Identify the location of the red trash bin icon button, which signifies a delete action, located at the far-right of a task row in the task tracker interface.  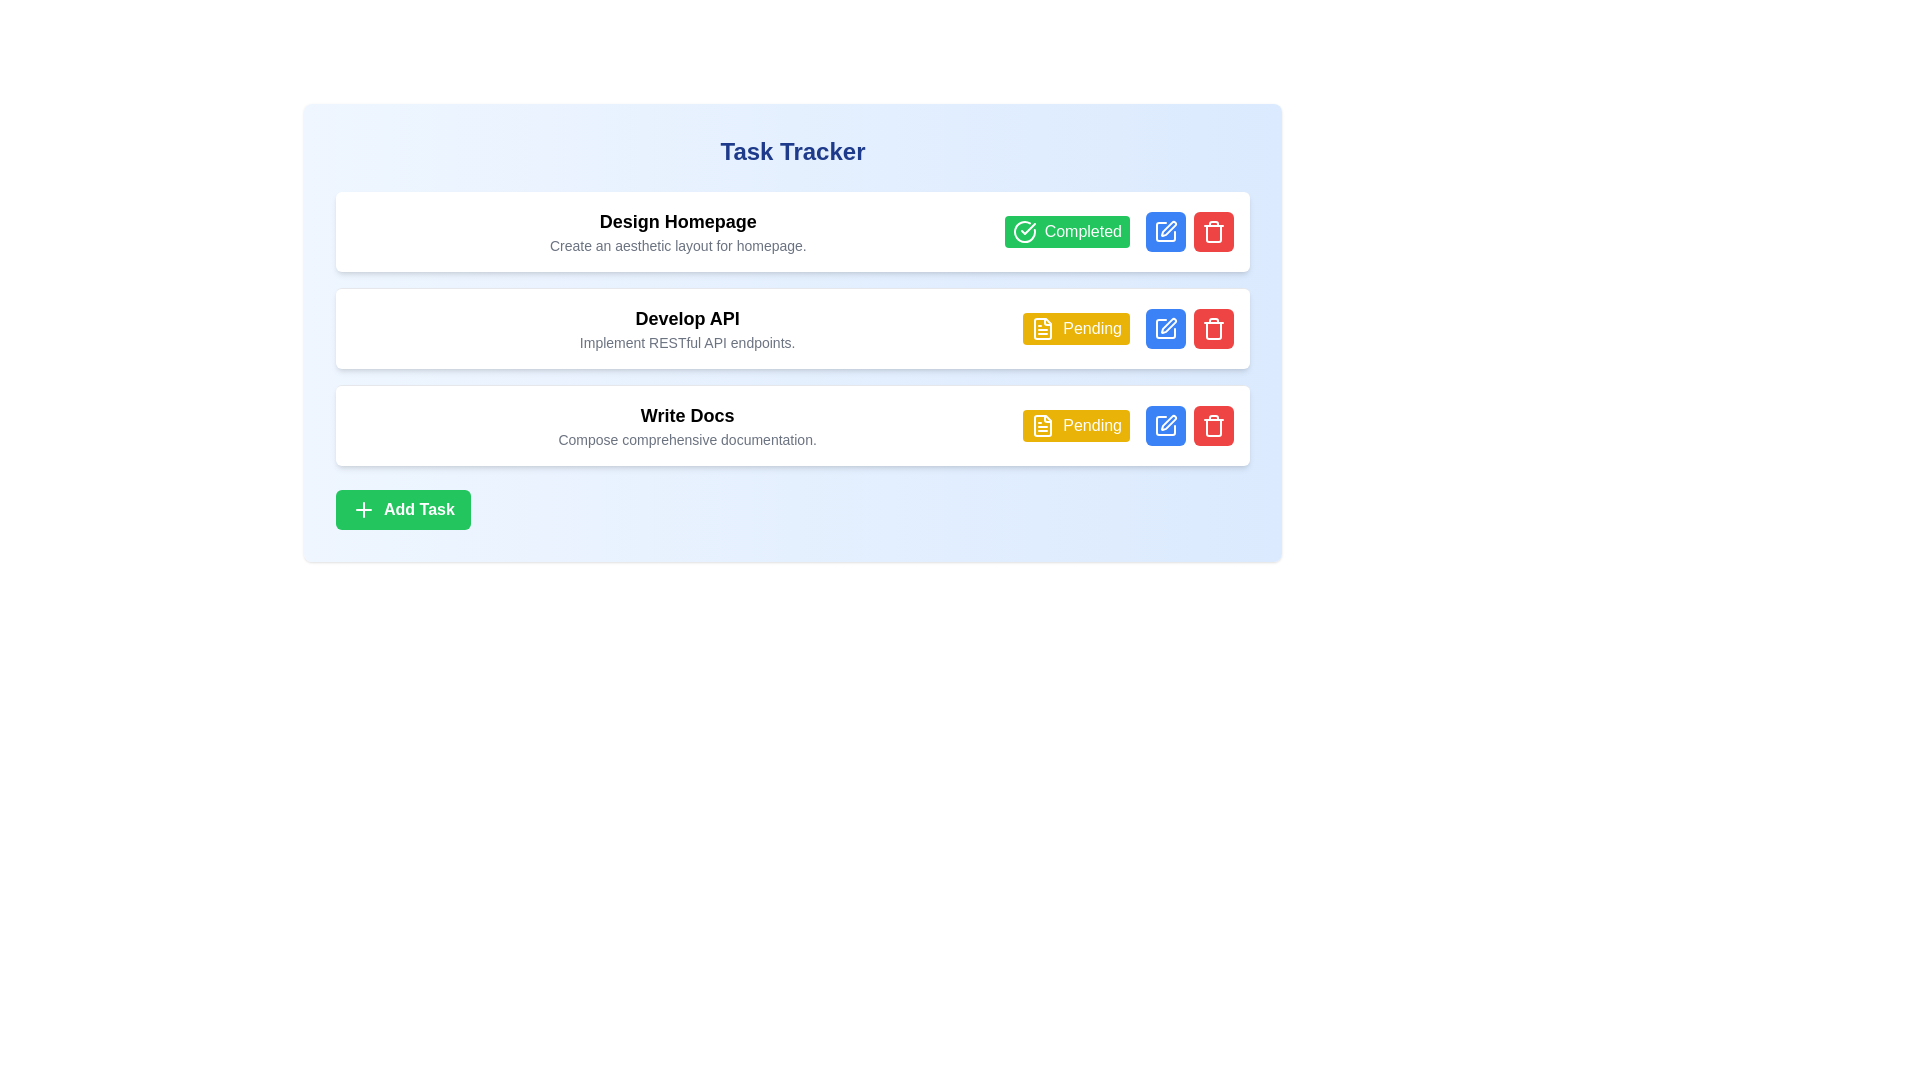
(1213, 327).